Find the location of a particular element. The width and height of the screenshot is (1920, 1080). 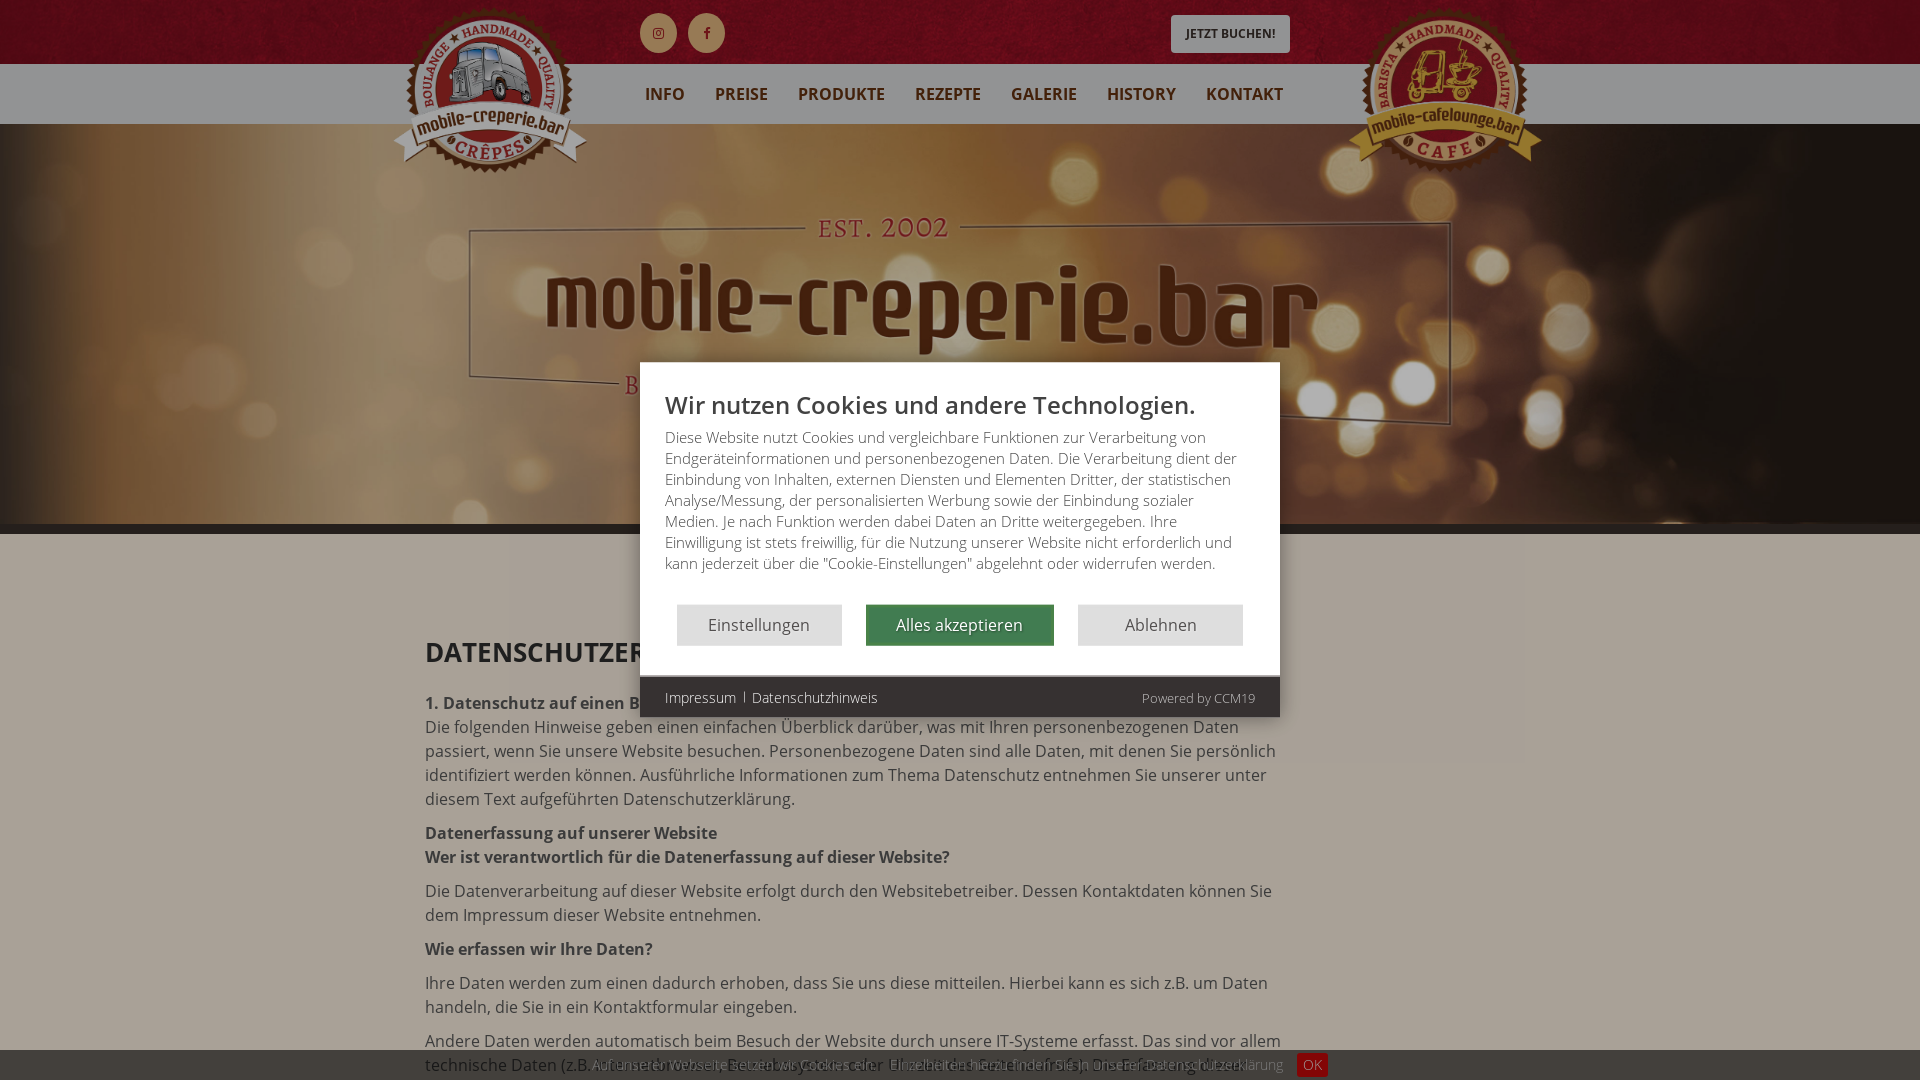

'INFO' is located at coordinates (665, 93).